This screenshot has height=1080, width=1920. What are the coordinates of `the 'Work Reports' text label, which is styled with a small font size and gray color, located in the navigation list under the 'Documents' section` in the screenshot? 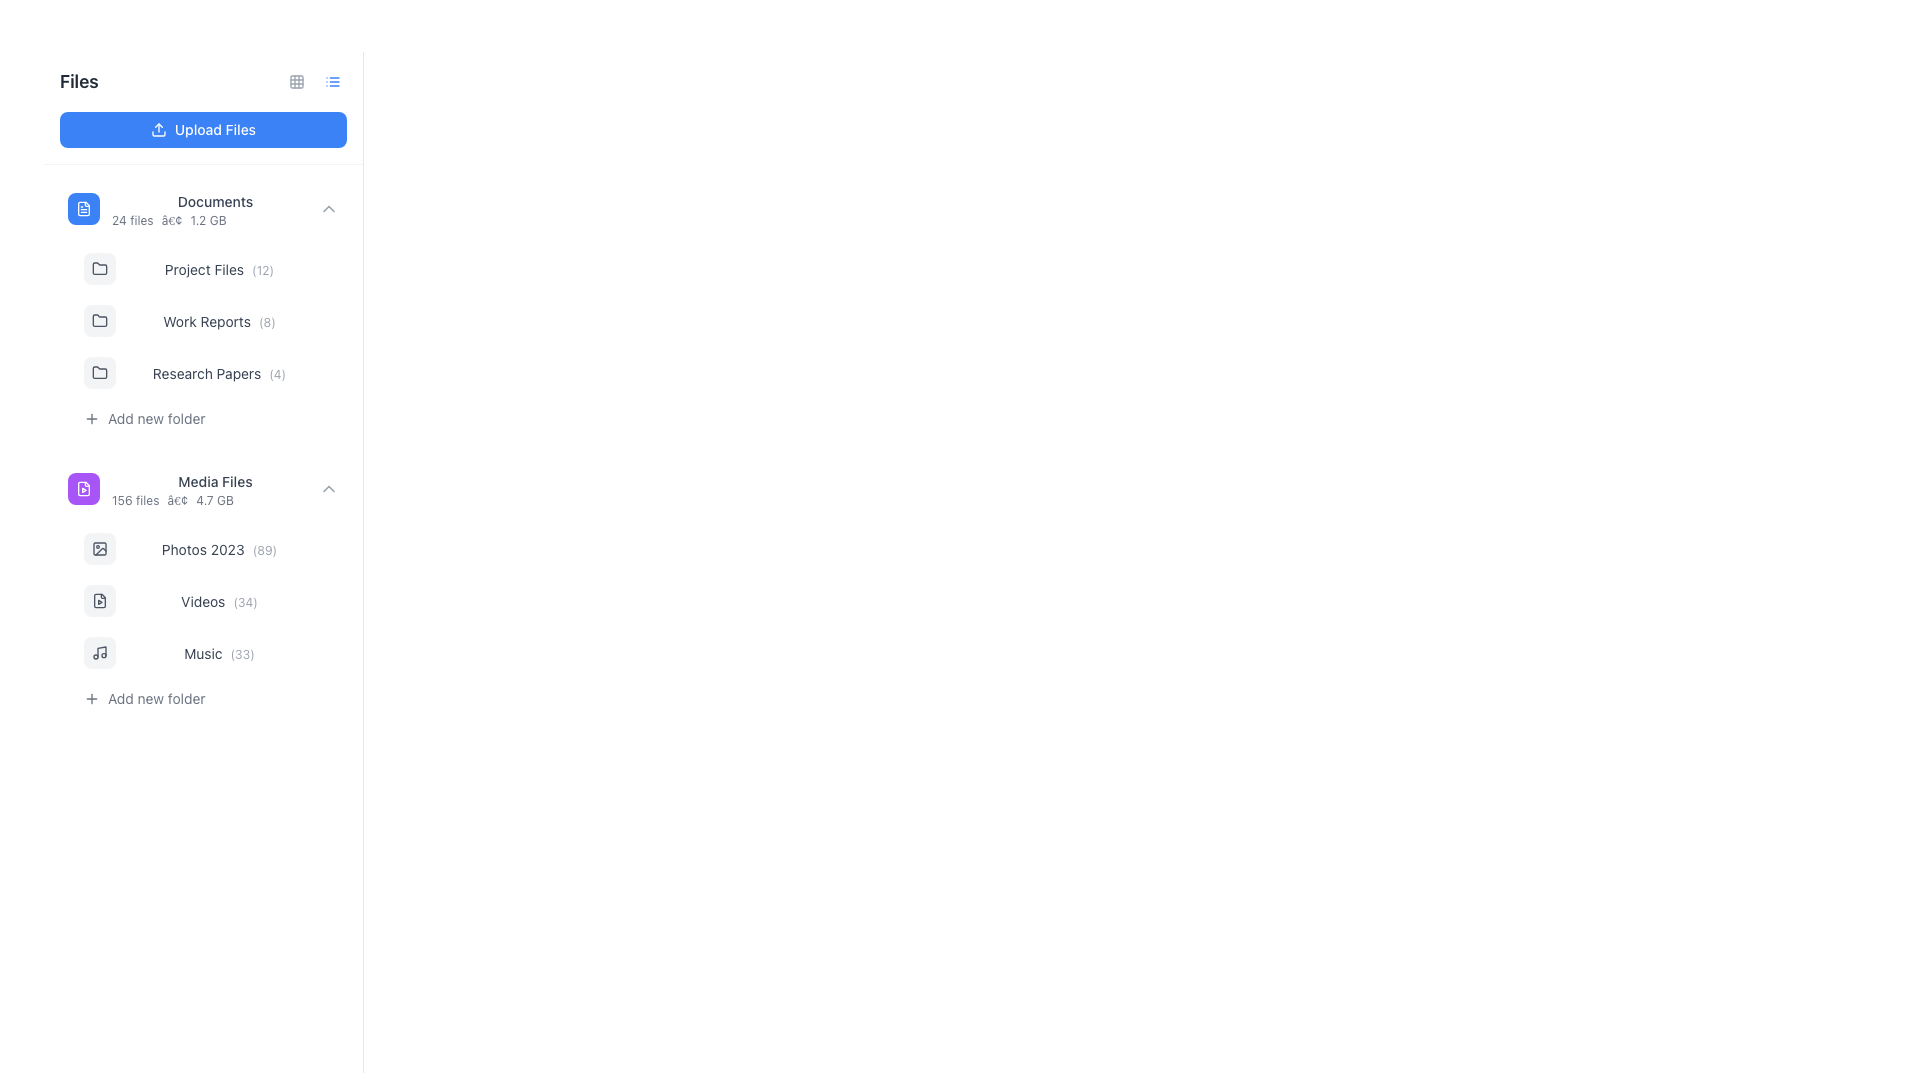 It's located at (206, 320).